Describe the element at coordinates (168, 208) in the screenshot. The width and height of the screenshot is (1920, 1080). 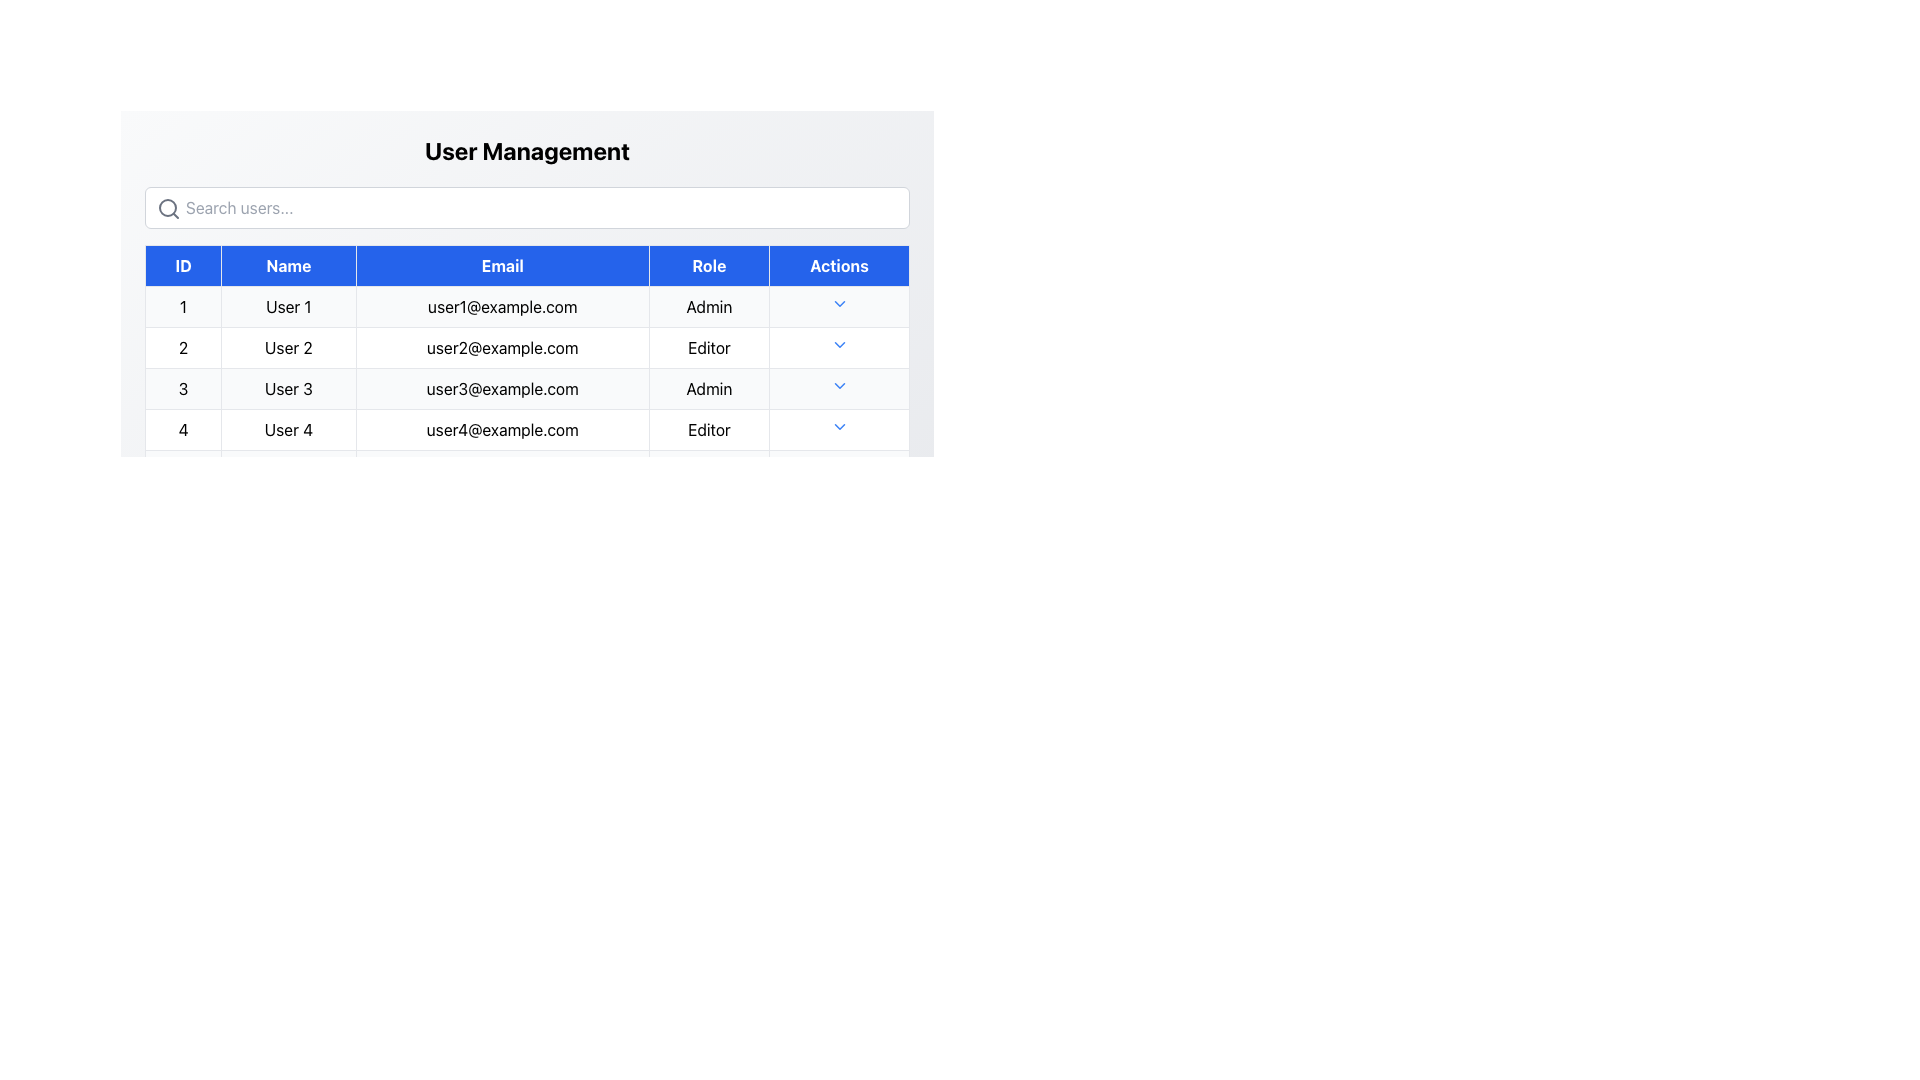
I see `the circular SVG element that resembles a magnifying glass, located at the left edge of the search input field next to the placeholder text 'Search users...'` at that location.